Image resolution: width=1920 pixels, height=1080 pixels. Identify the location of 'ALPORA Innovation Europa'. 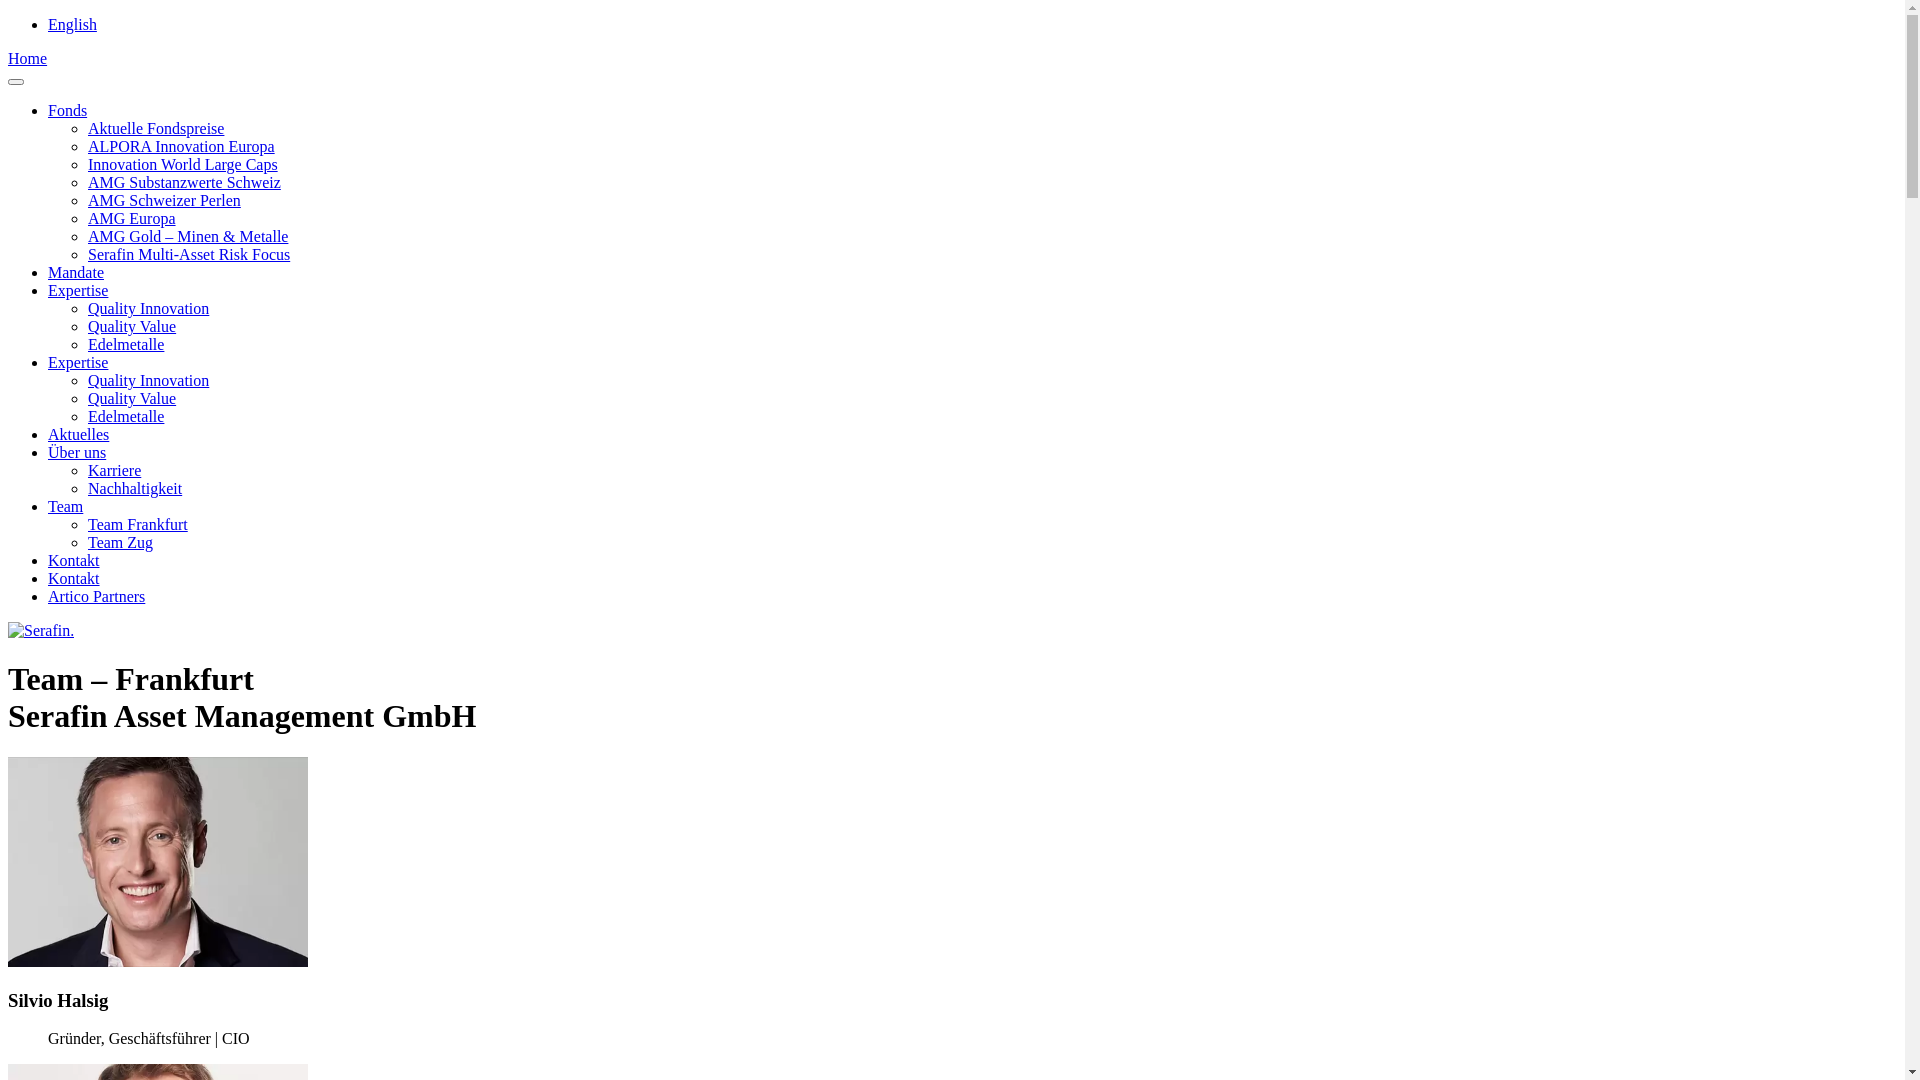
(86, 145).